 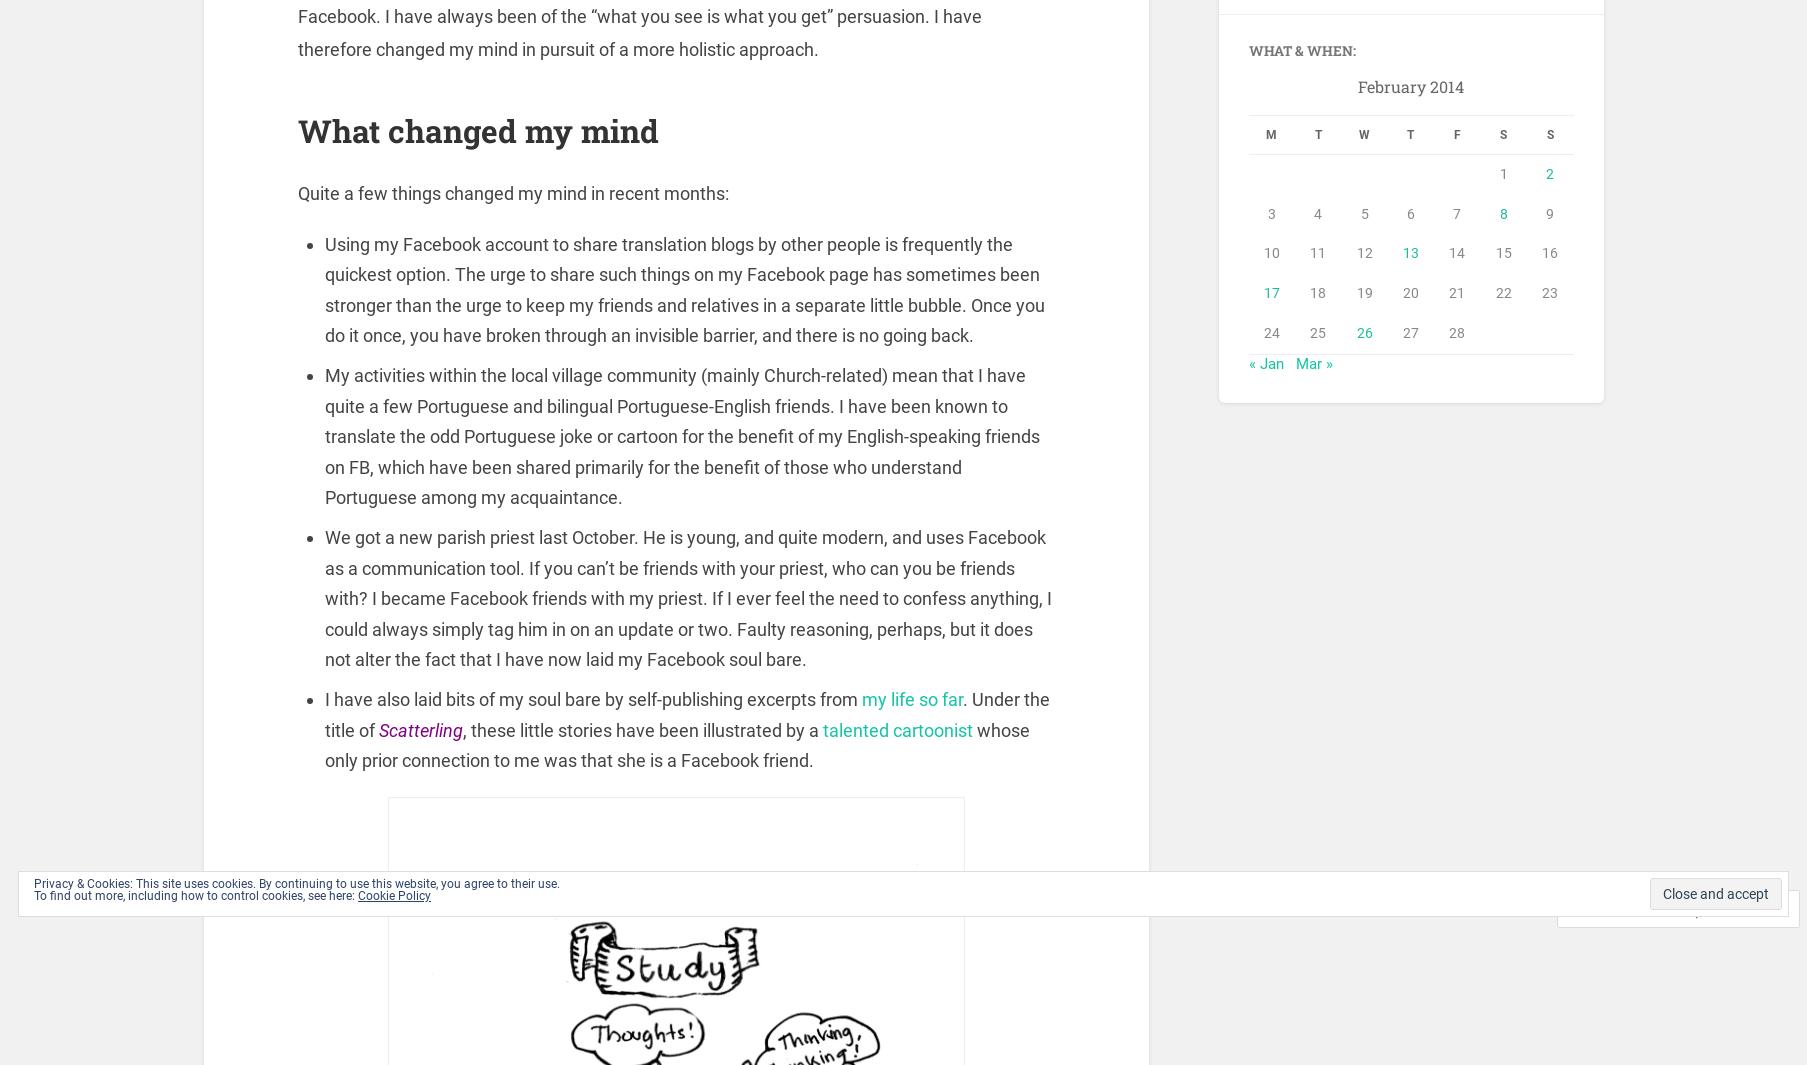 I want to click on '3', so click(x=1271, y=217).